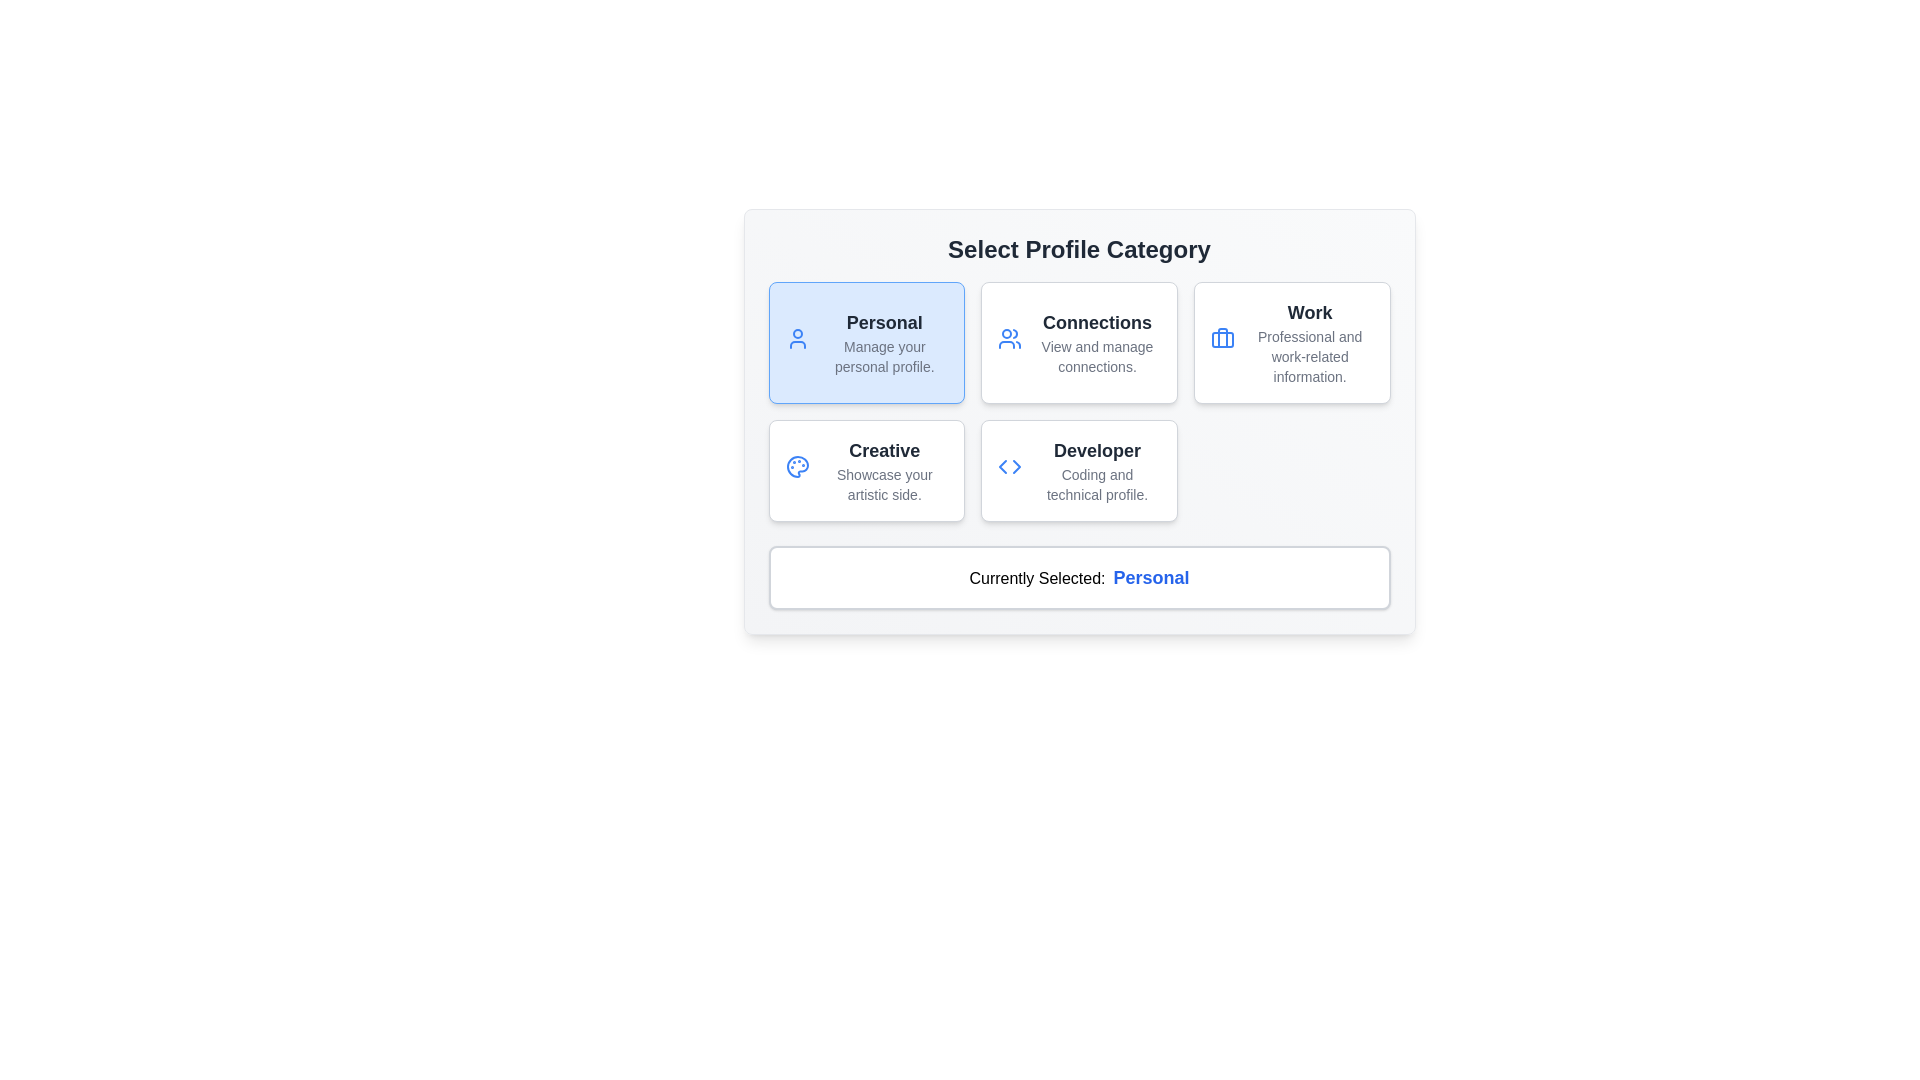 This screenshot has height=1080, width=1920. I want to click on the options in the Selection Pane with Options and Display to provide visual feedback to the user based on their current selection, so click(1078, 420).